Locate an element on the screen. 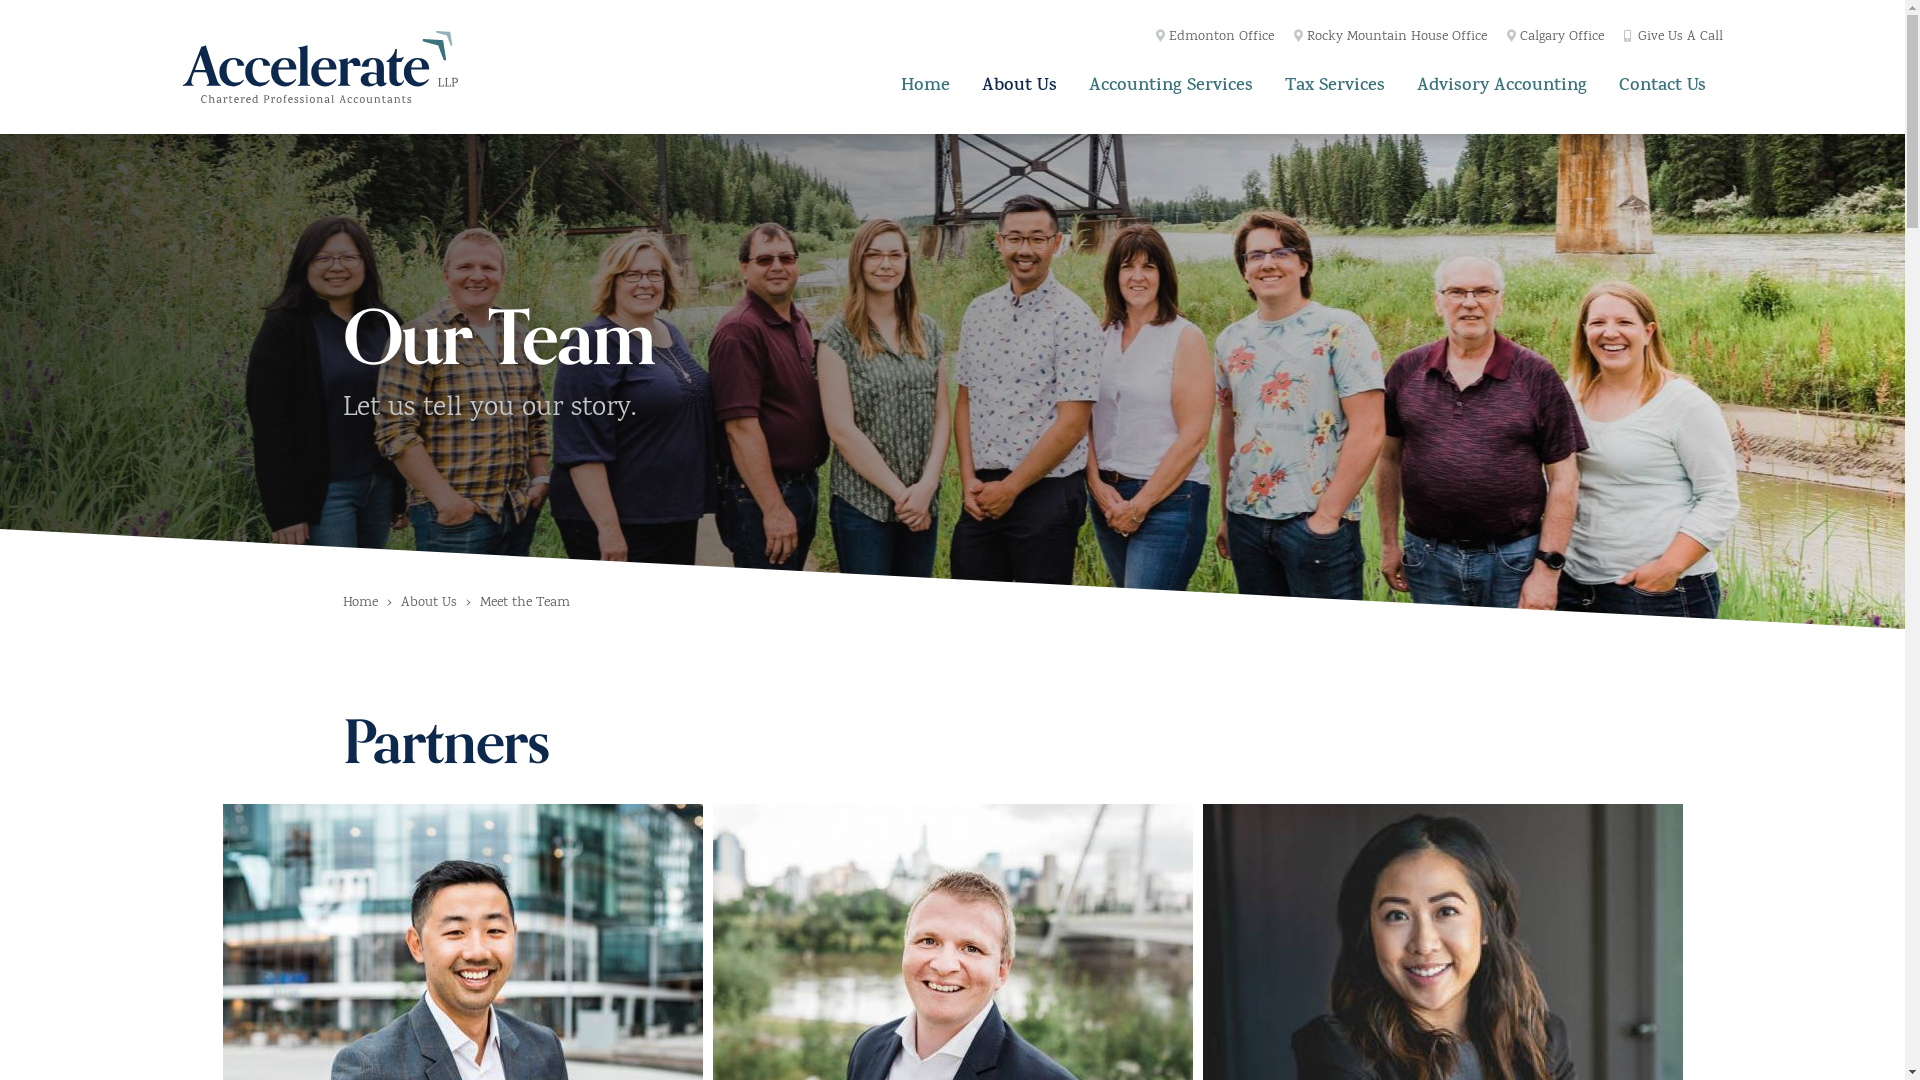 This screenshot has width=1920, height=1080. 'Rocky Mountain House Office' is located at coordinates (1389, 38).